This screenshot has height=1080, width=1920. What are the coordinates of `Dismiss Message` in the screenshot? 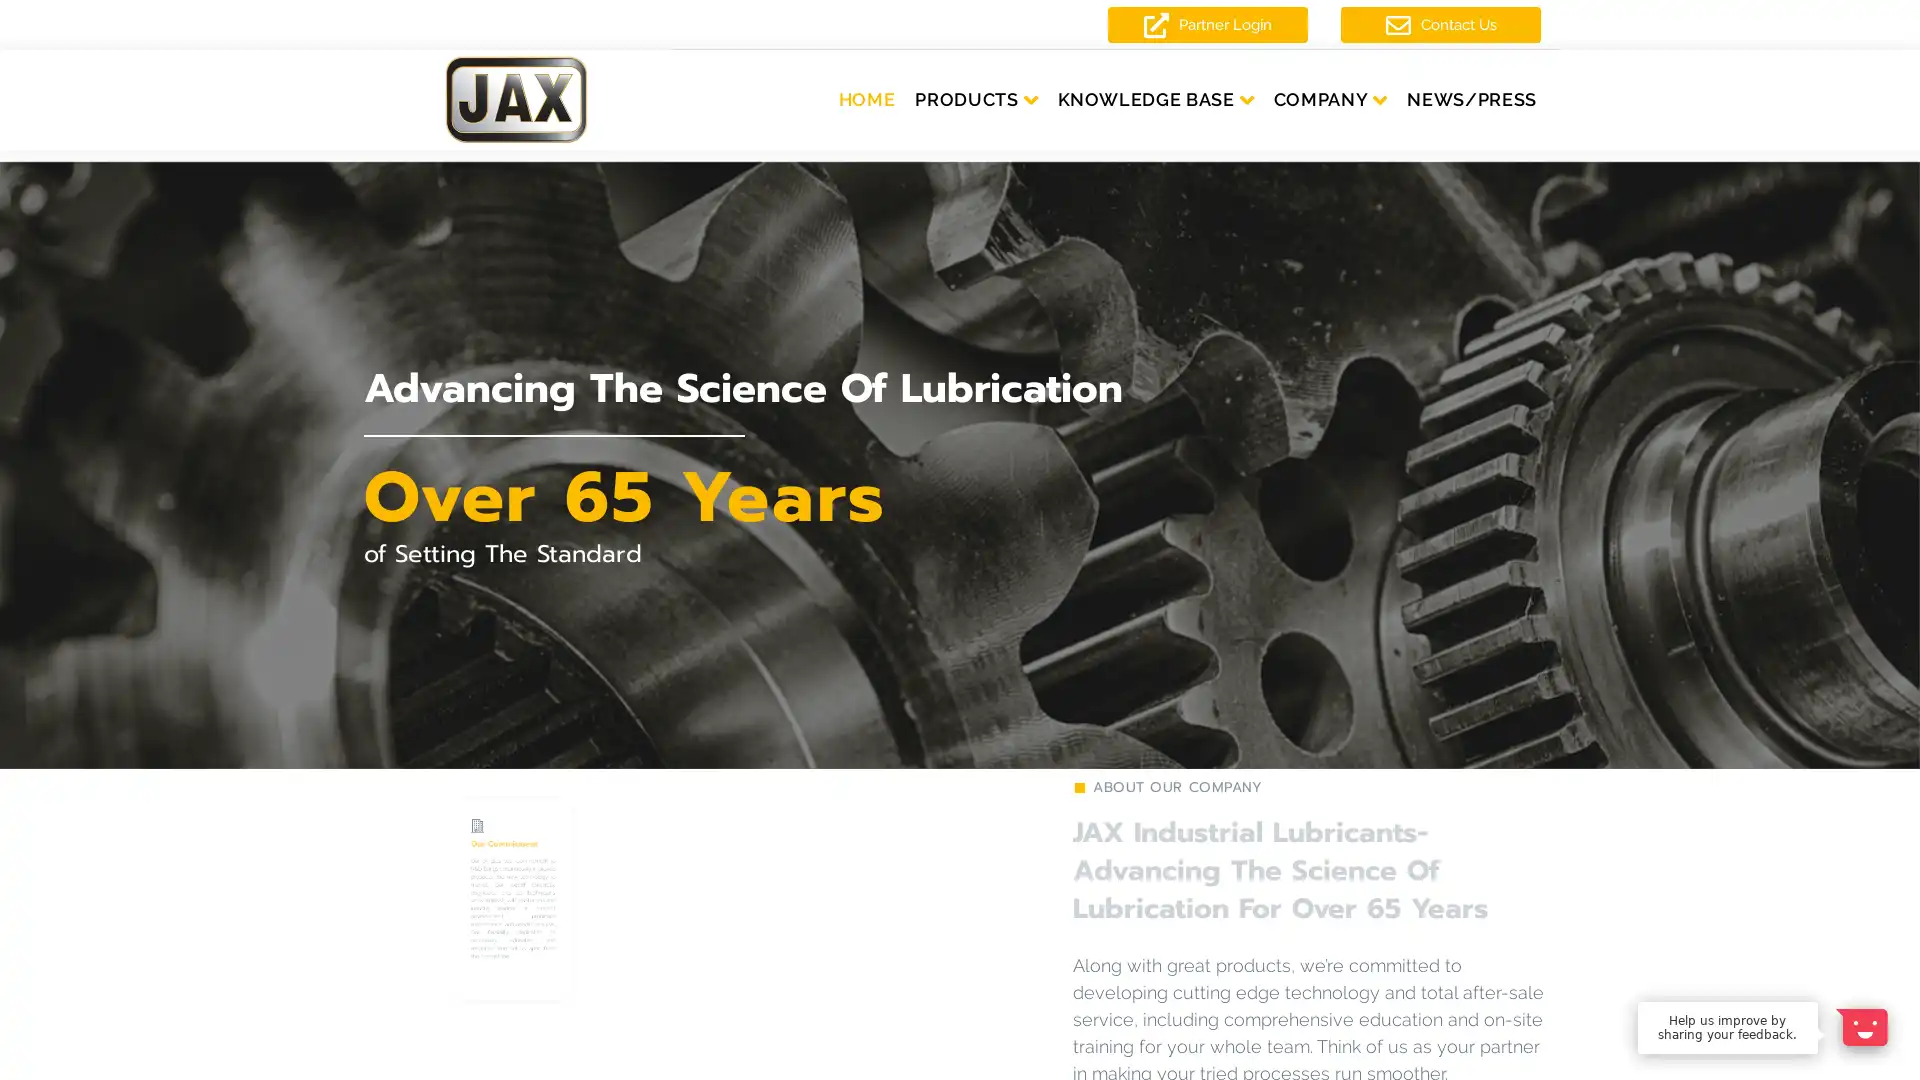 It's located at (1815, 1003).